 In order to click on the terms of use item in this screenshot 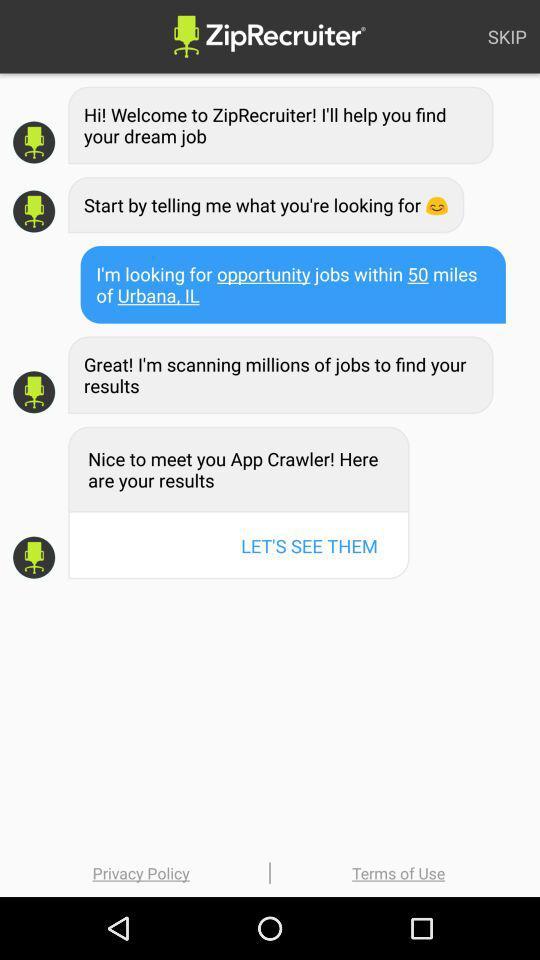, I will do `click(398, 872)`.